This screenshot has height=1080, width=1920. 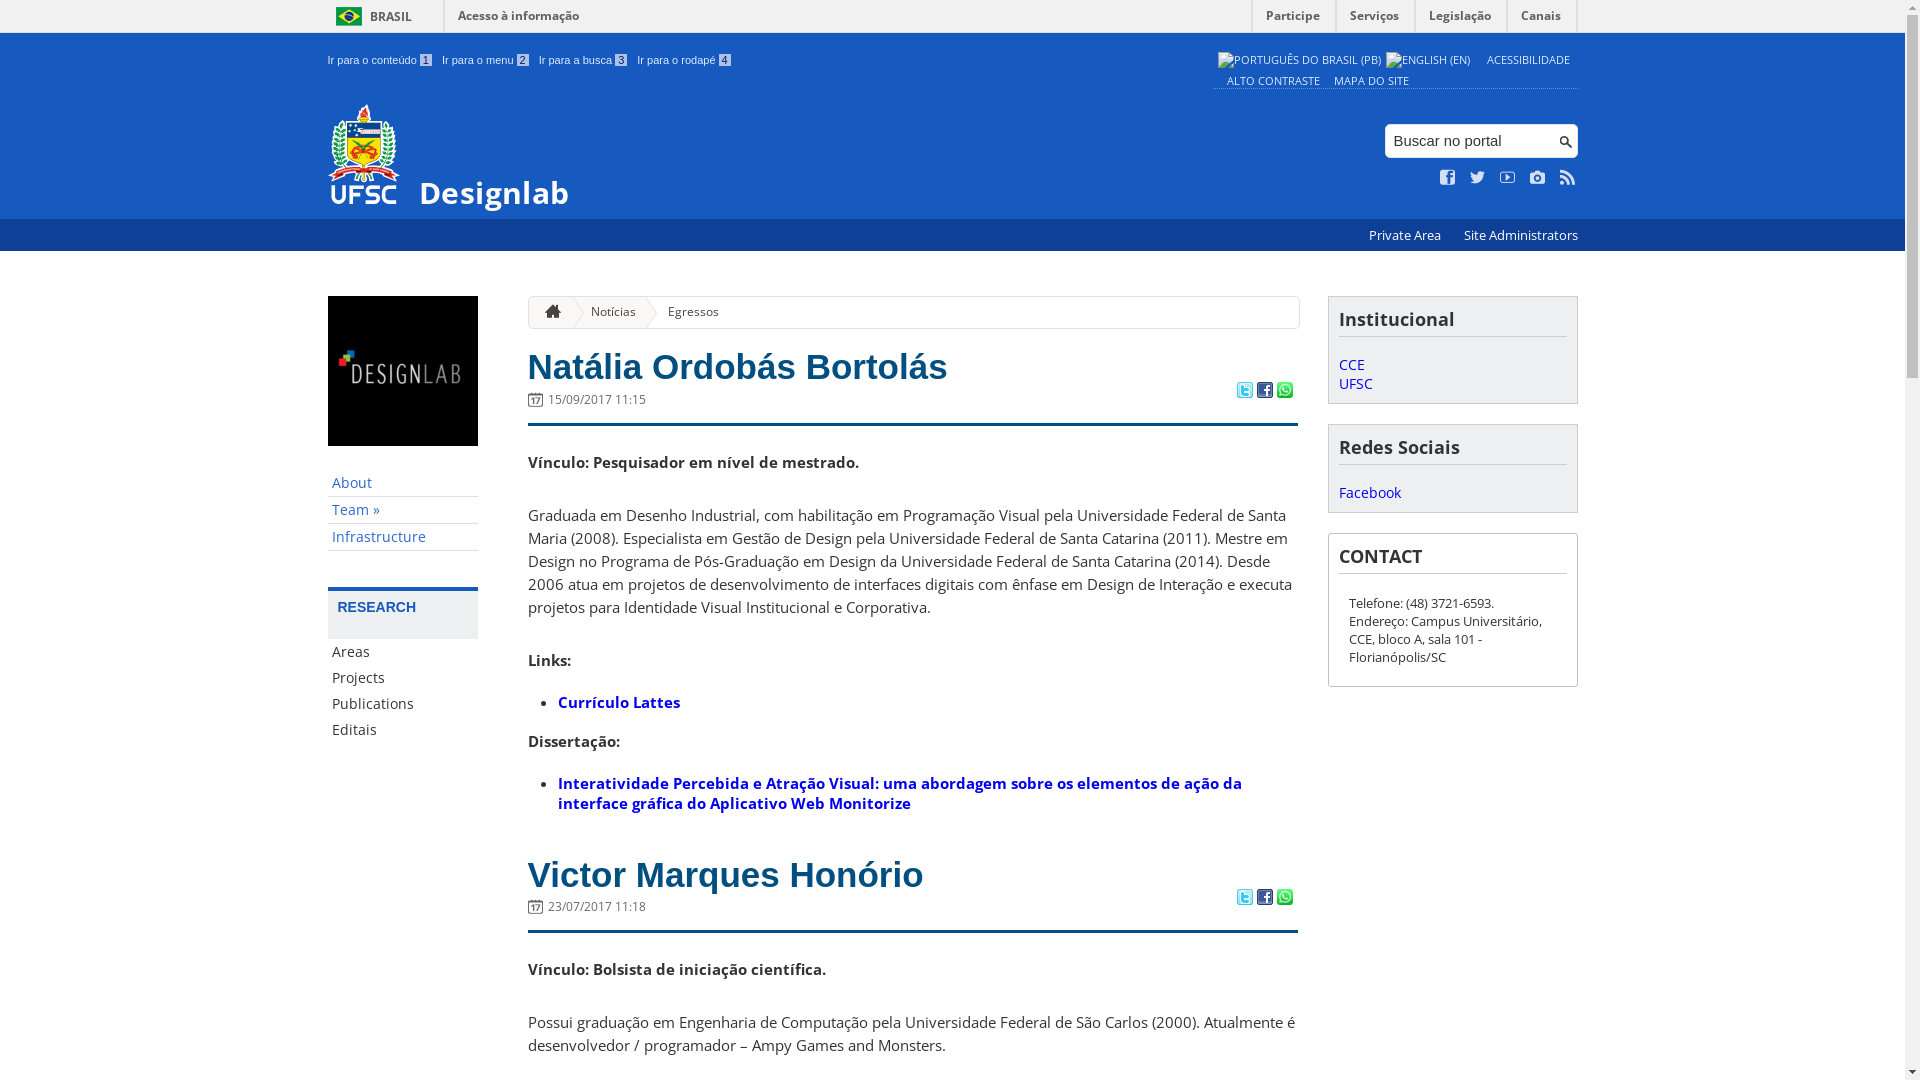 I want to click on 'Participe', so click(x=1292, y=20).